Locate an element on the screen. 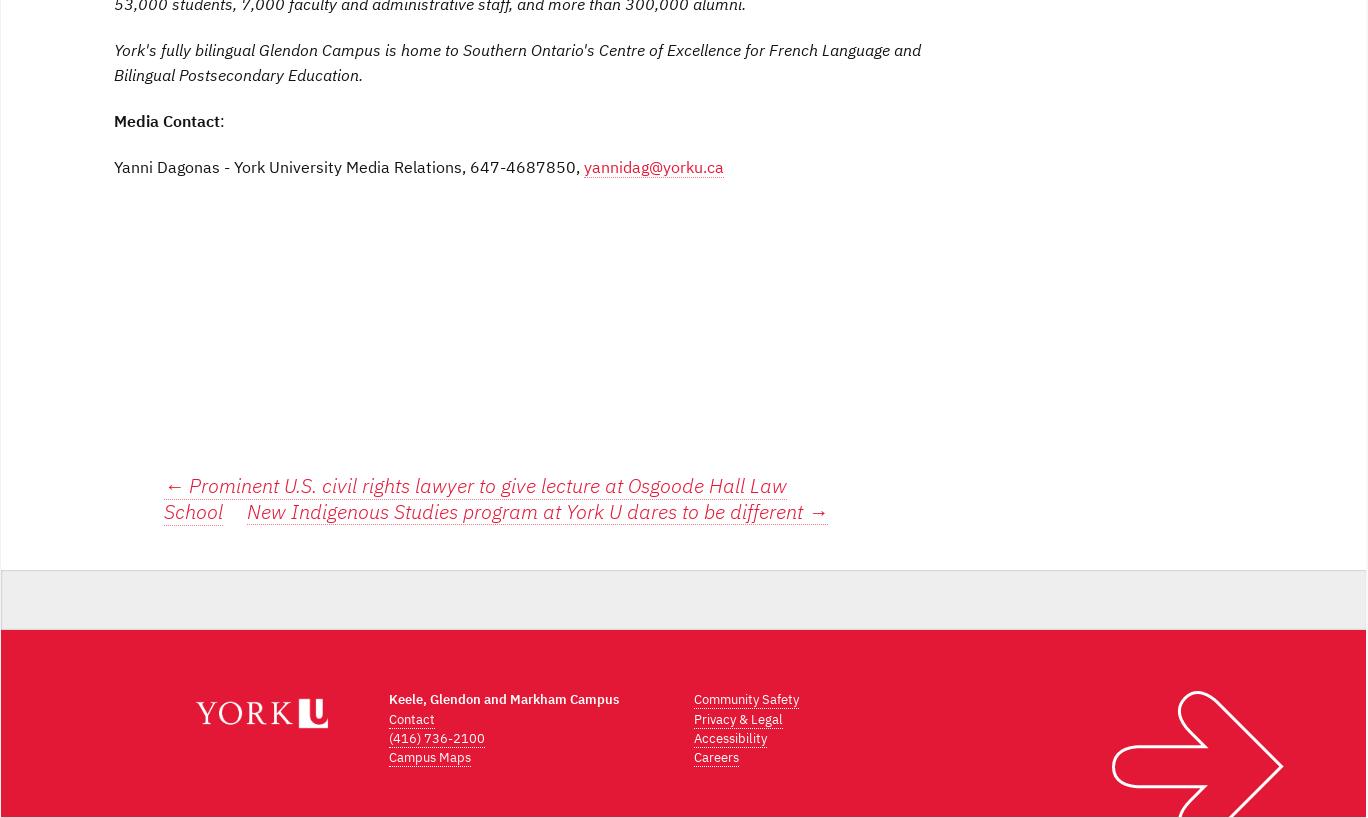 Image resolution: width=1368 pixels, height=818 pixels. 'Media Contact' is located at coordinates (113, 120).